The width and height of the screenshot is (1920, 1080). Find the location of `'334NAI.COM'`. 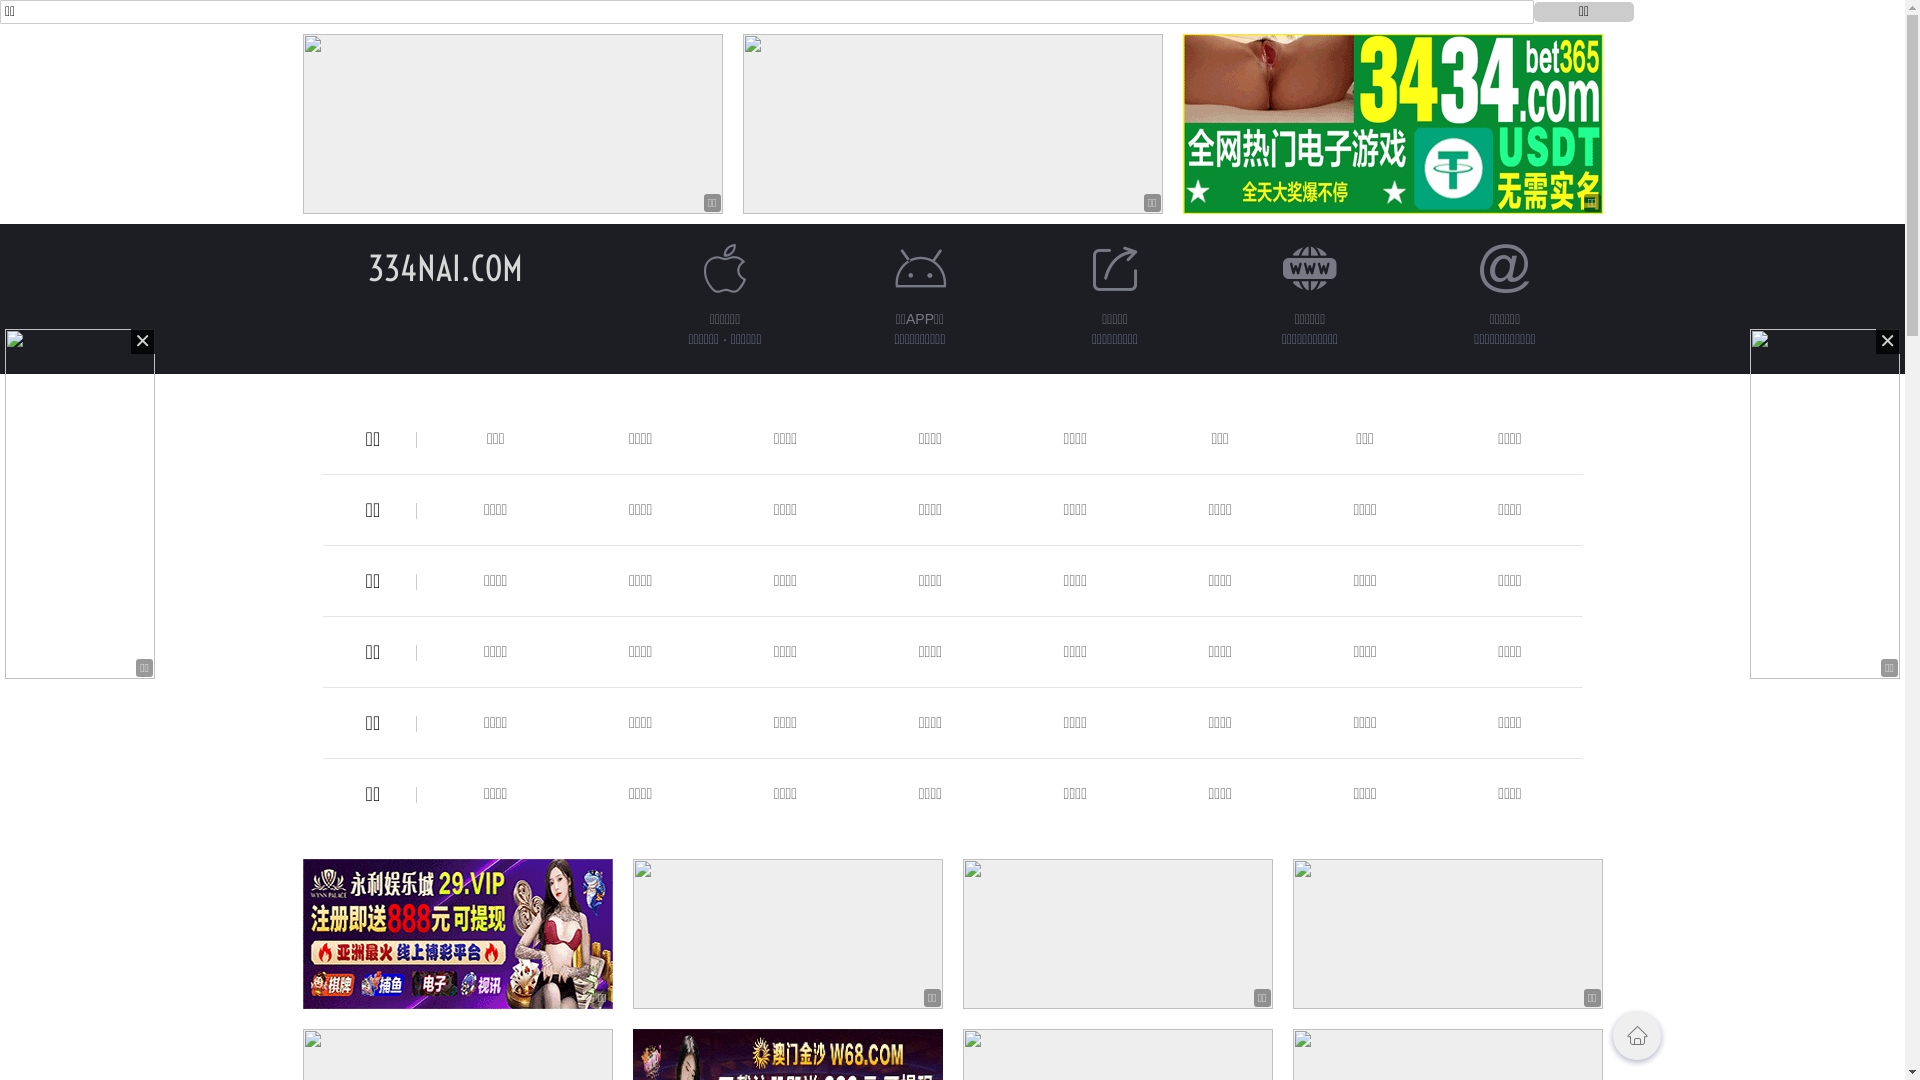

'334NAI.COM' is located at coordinates (444, 267).